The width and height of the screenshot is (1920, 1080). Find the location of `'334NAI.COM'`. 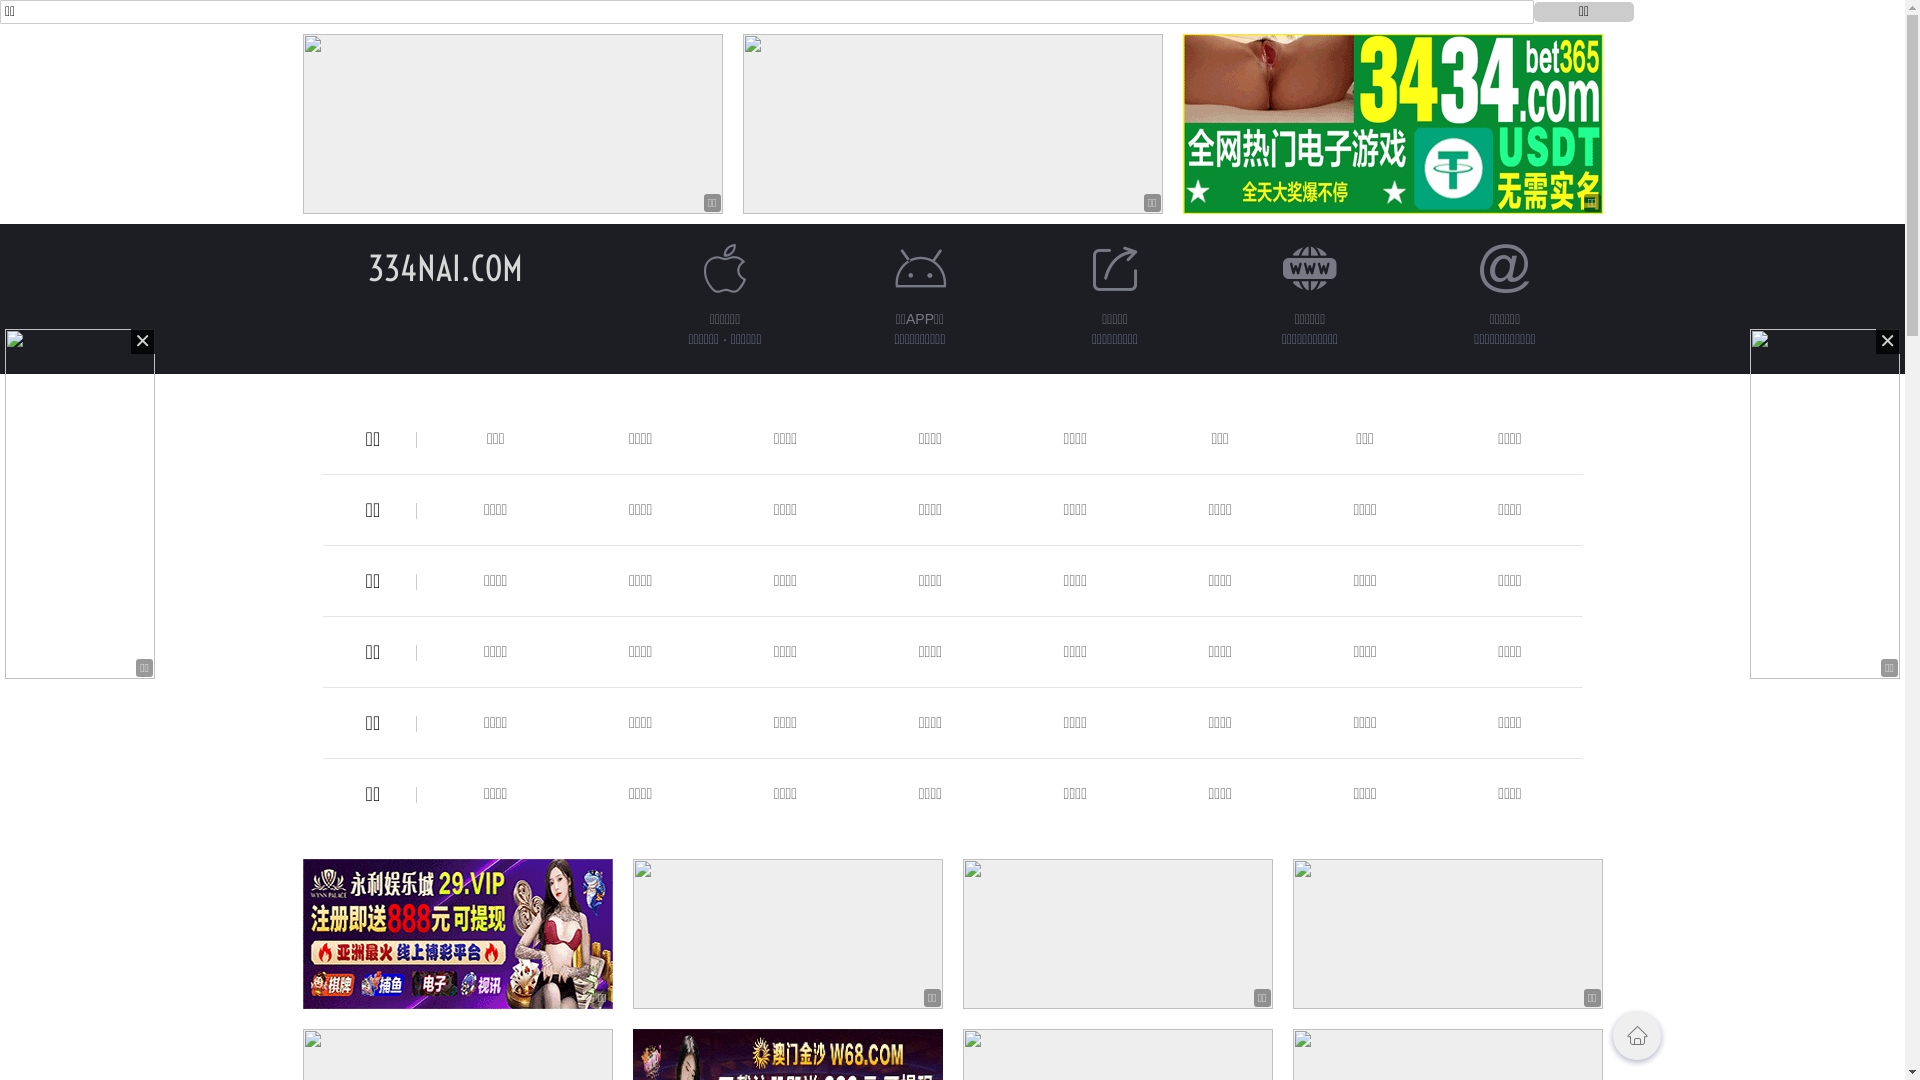

'334NAI.COM' is located at coordinates (444, 267).